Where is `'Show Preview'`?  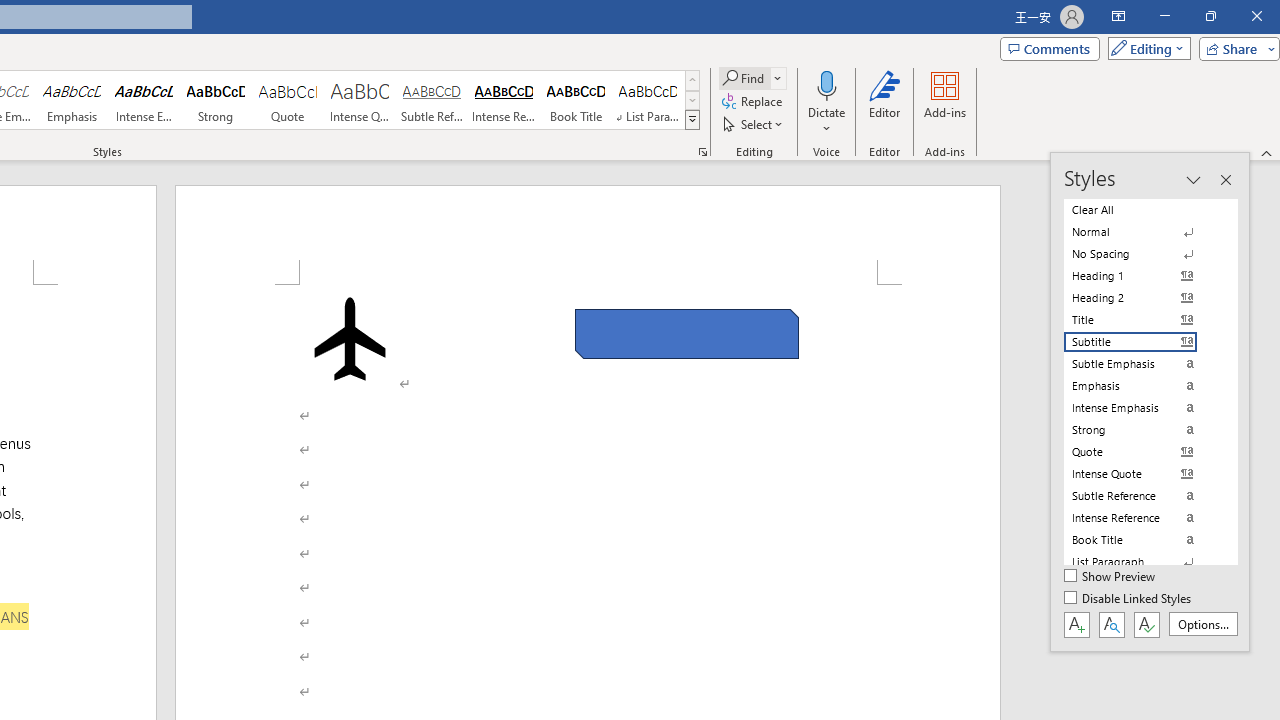
'Show Preview' is located at coordinates (1110, 577).